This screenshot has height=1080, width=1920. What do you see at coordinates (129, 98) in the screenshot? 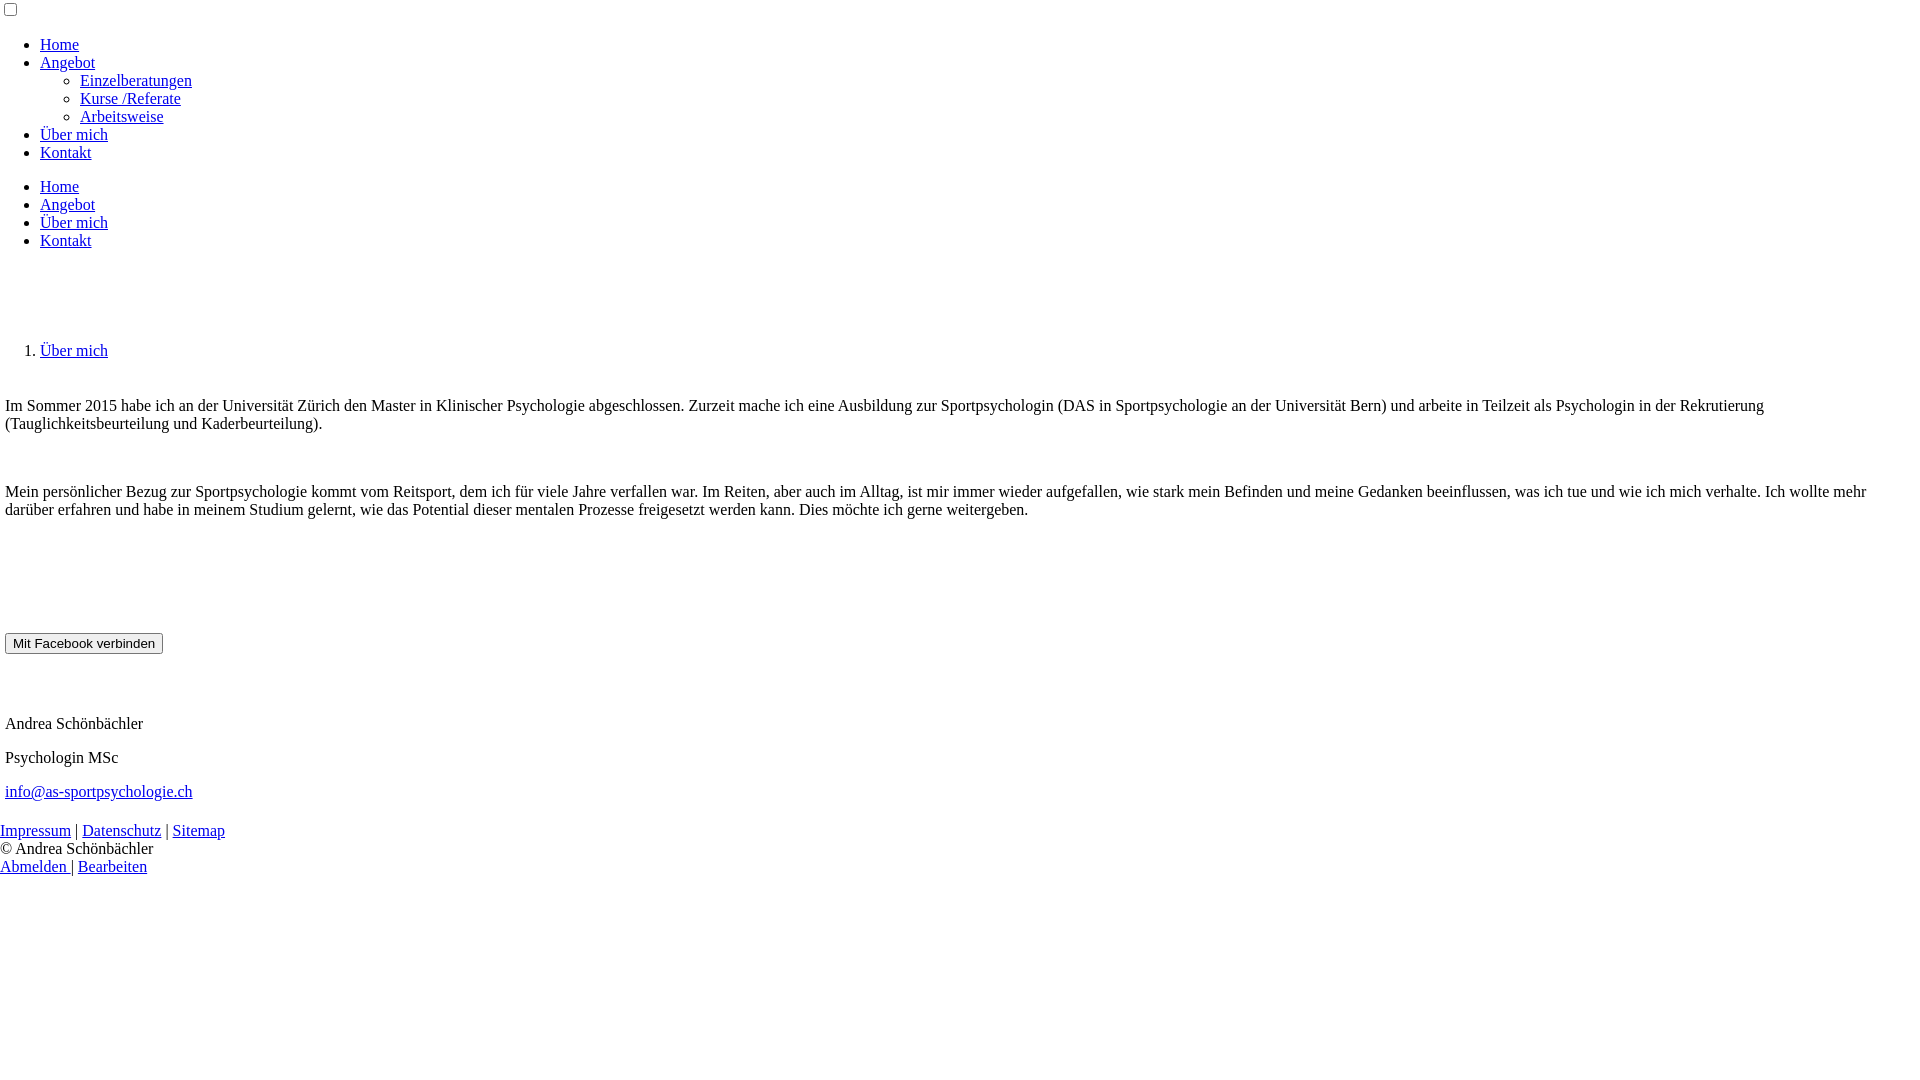
I see `'Kurse /Referate'` at bounding box center [129, 98].